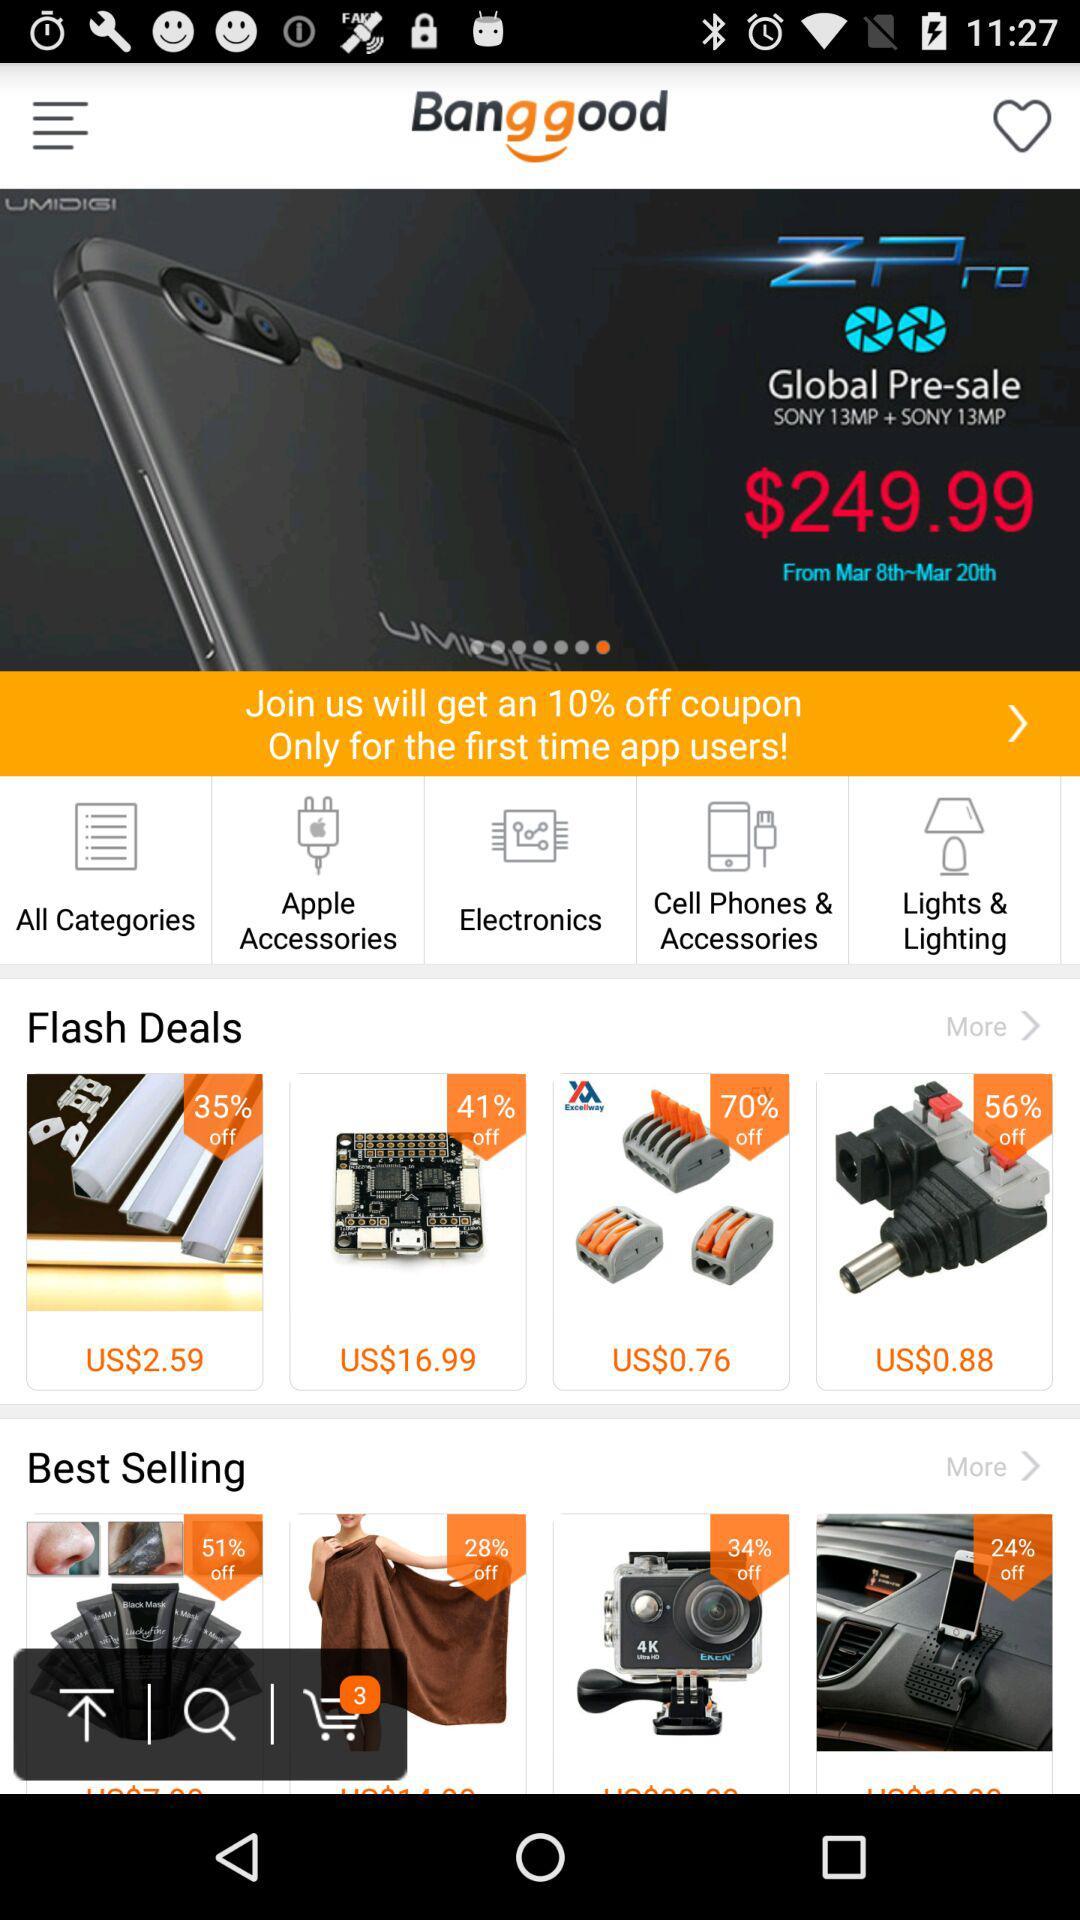  I want to click on favorite, so click(1022, 124).